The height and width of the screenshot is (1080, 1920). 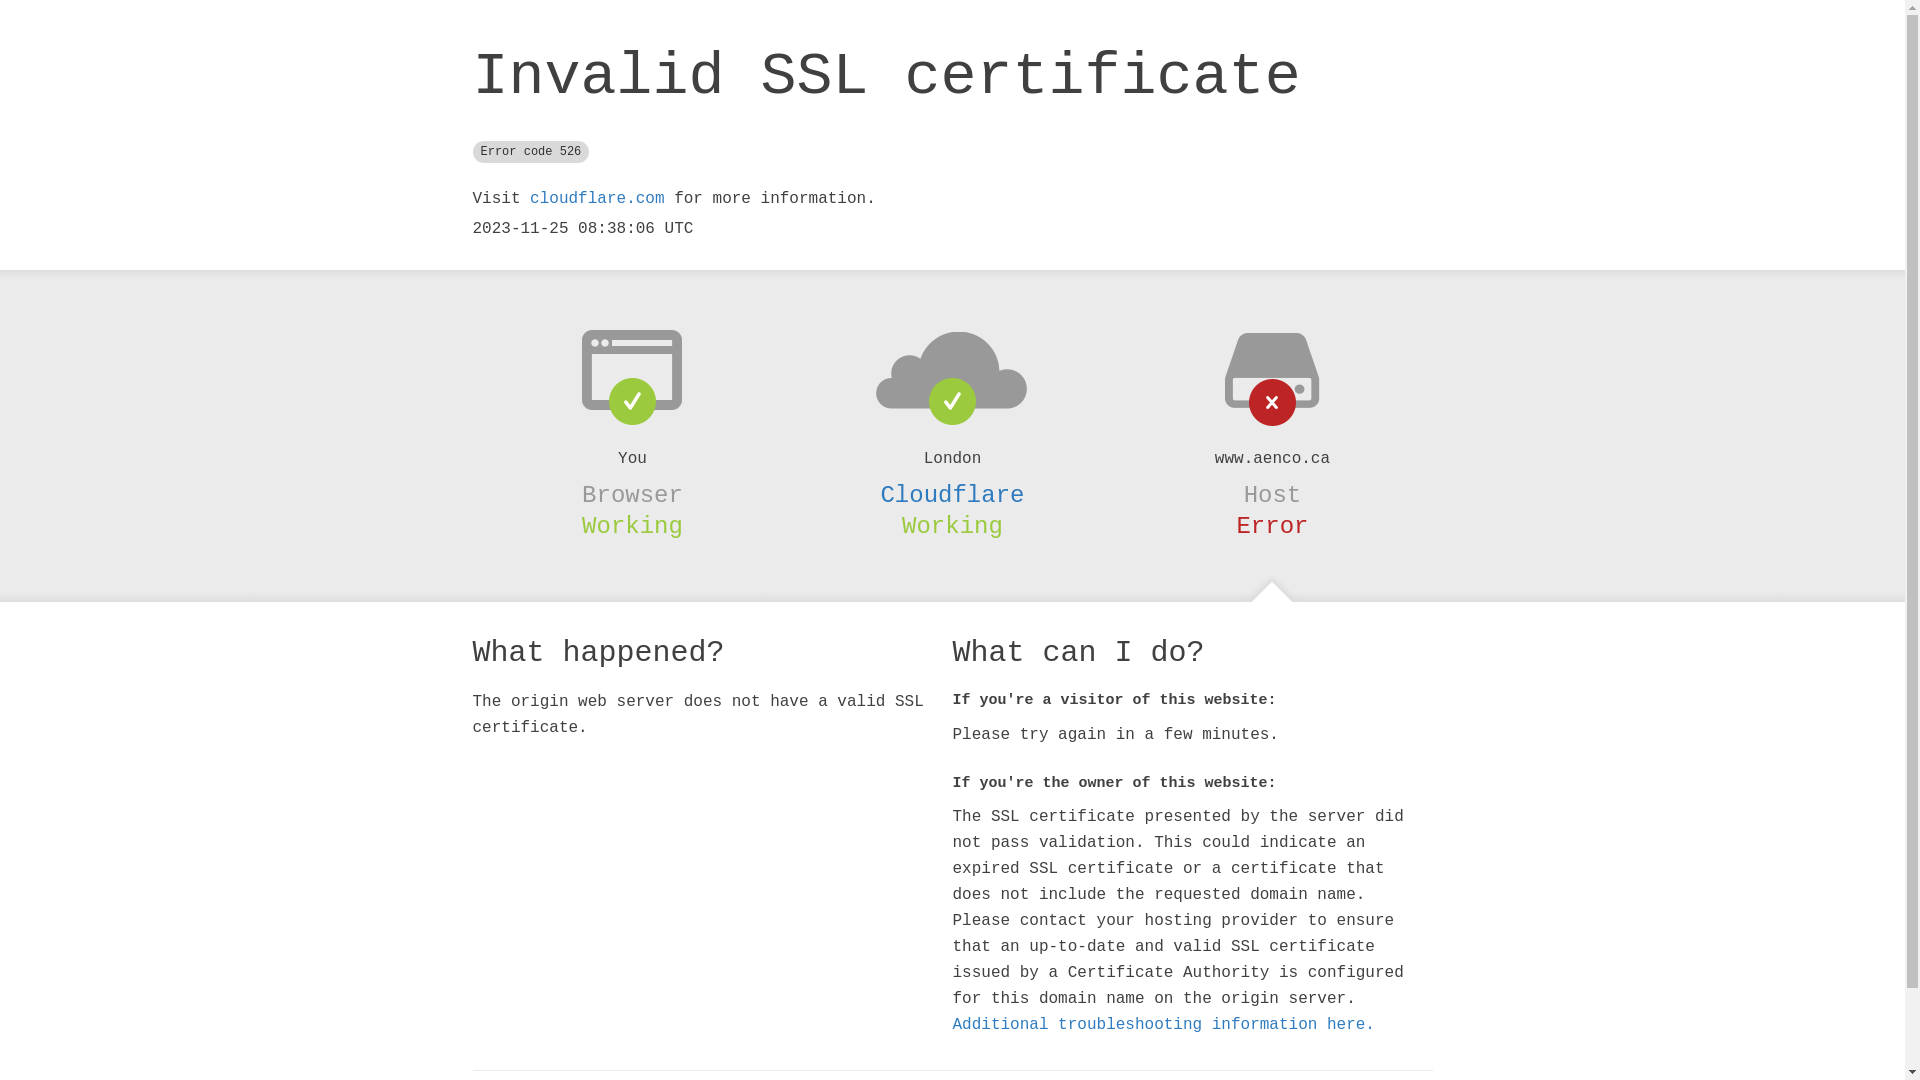 I want to click on 'cloudflare.com', so click(x=595, y=199).